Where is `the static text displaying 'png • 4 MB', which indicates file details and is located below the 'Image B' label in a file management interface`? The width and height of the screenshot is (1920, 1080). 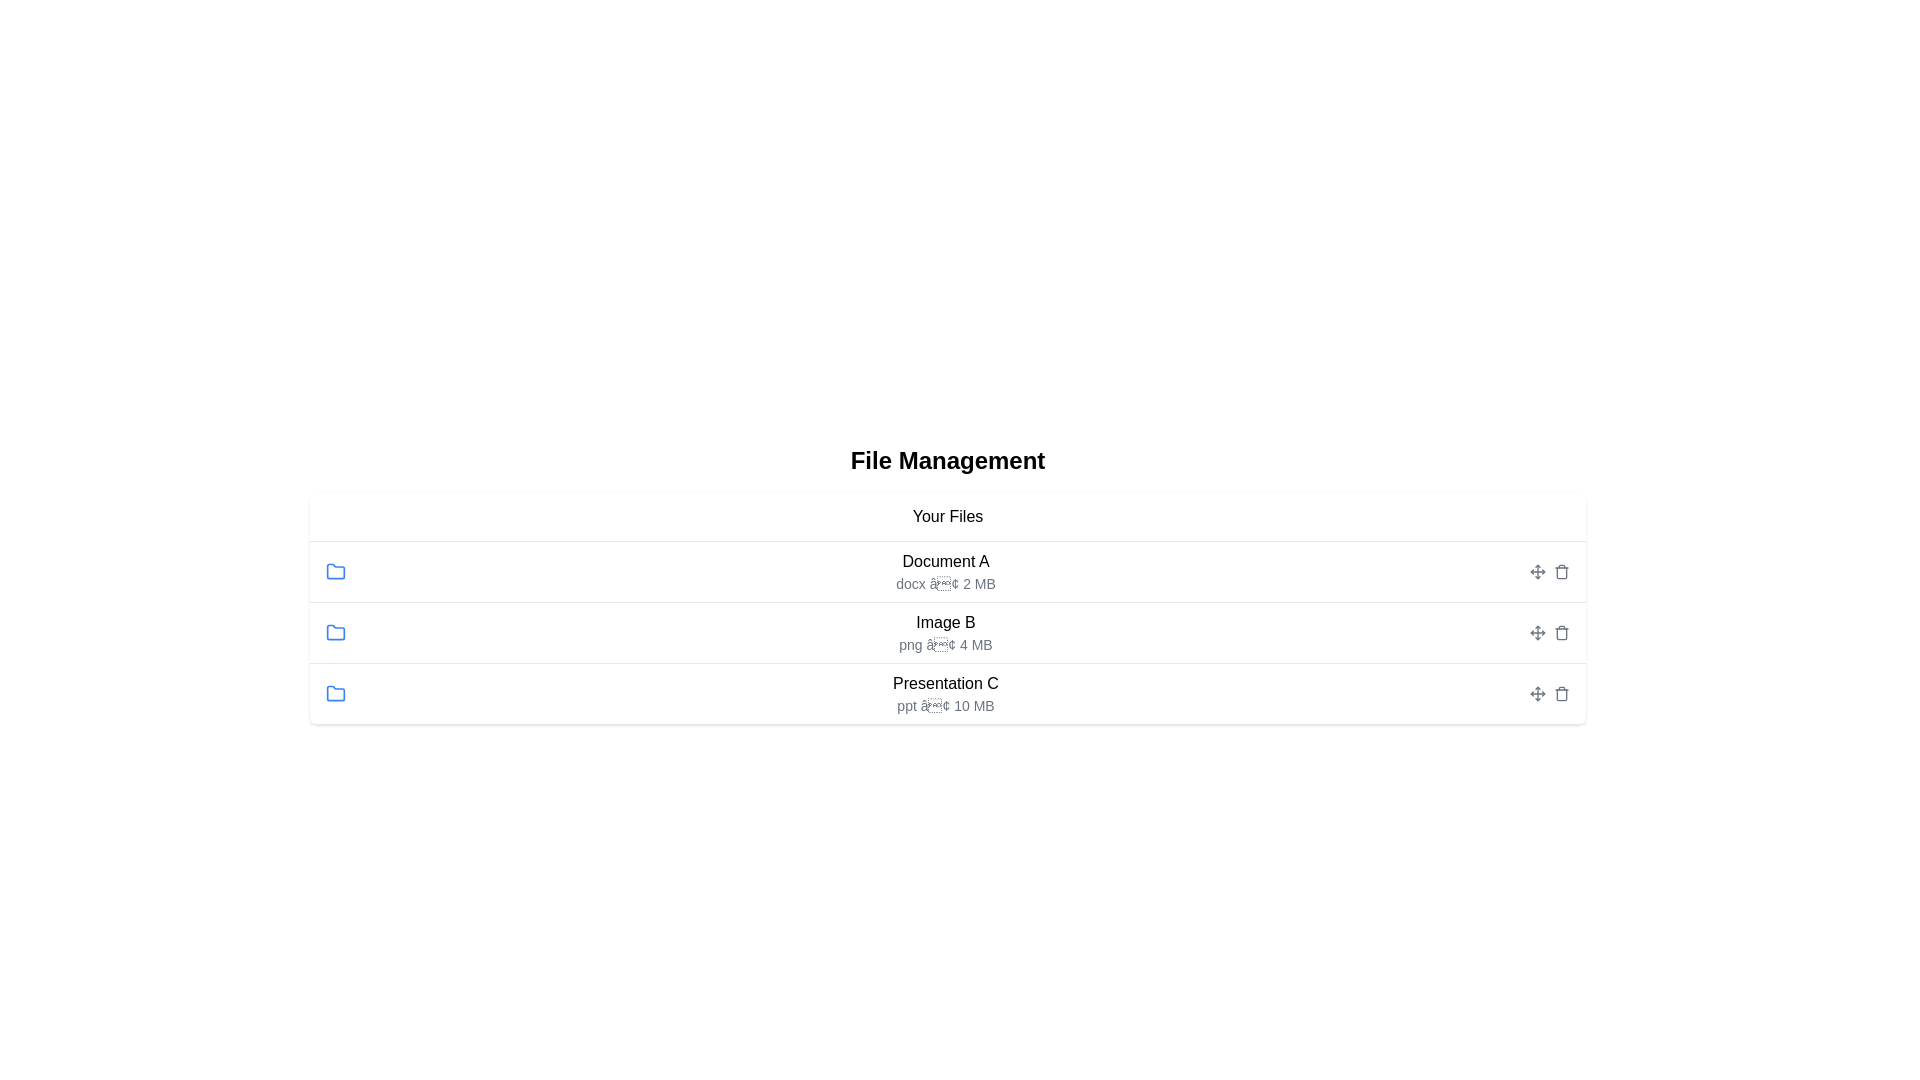
the static text displaying 'png • 4 MB', which indicates file details and is located below the 'Image B' label in a file management interface is located at coordinates (944, 644).